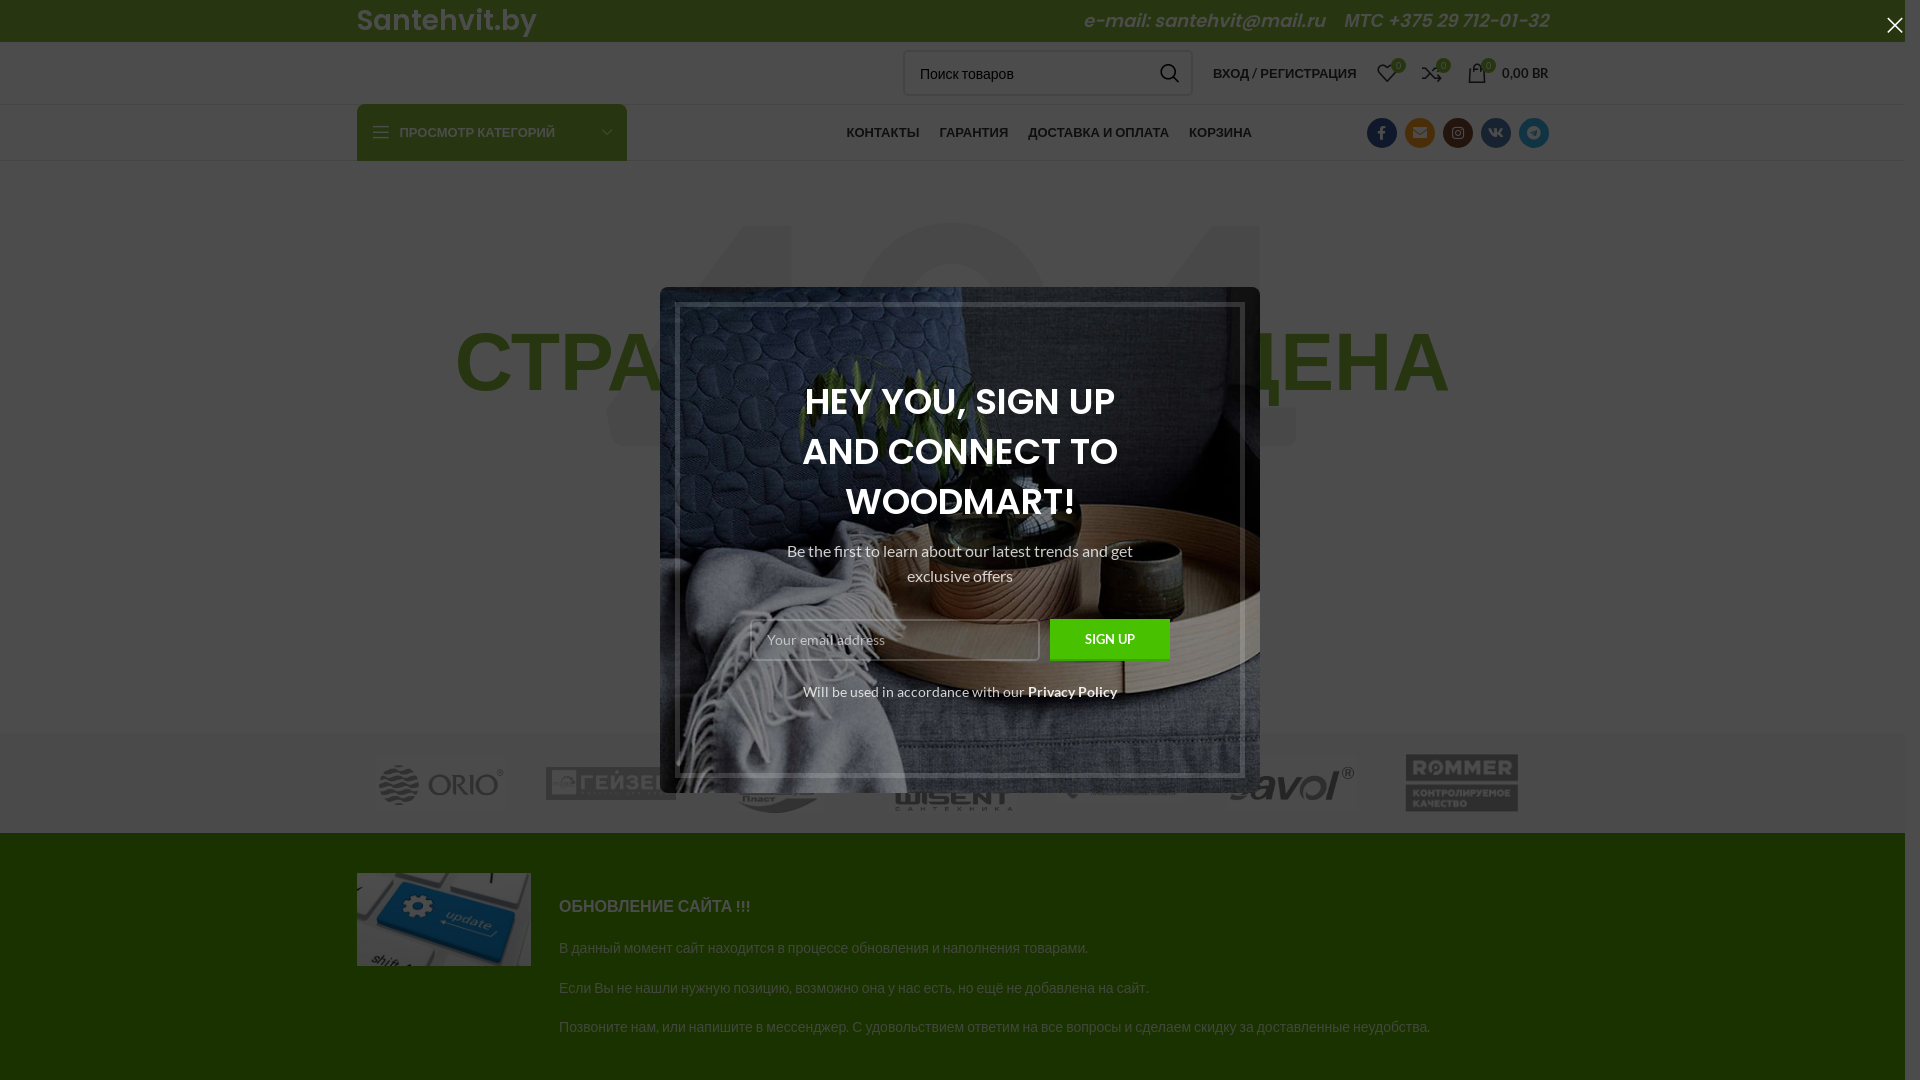 The image size is (1920, 1080). I want to click on '0', so click(1410, 72).